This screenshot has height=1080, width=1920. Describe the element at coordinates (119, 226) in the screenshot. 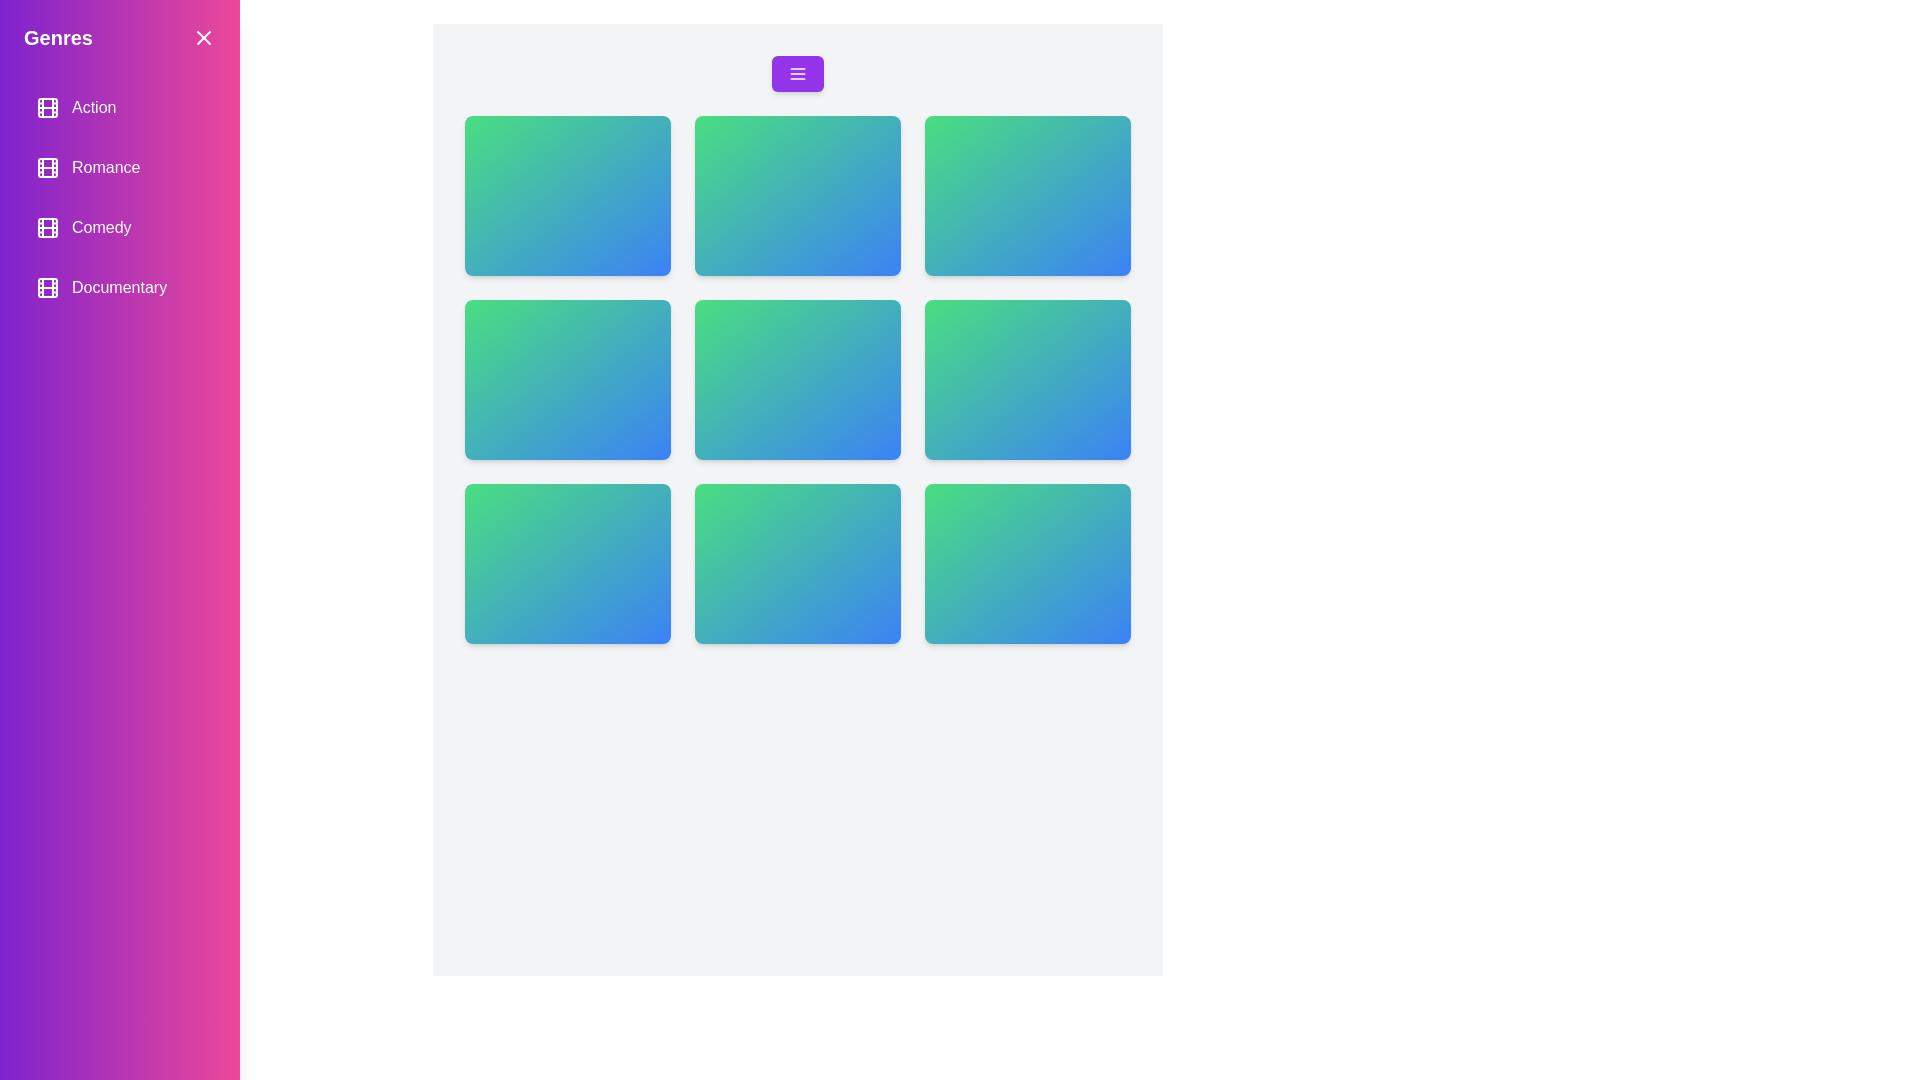

I see `the genre item labeled Comedy` at that location.